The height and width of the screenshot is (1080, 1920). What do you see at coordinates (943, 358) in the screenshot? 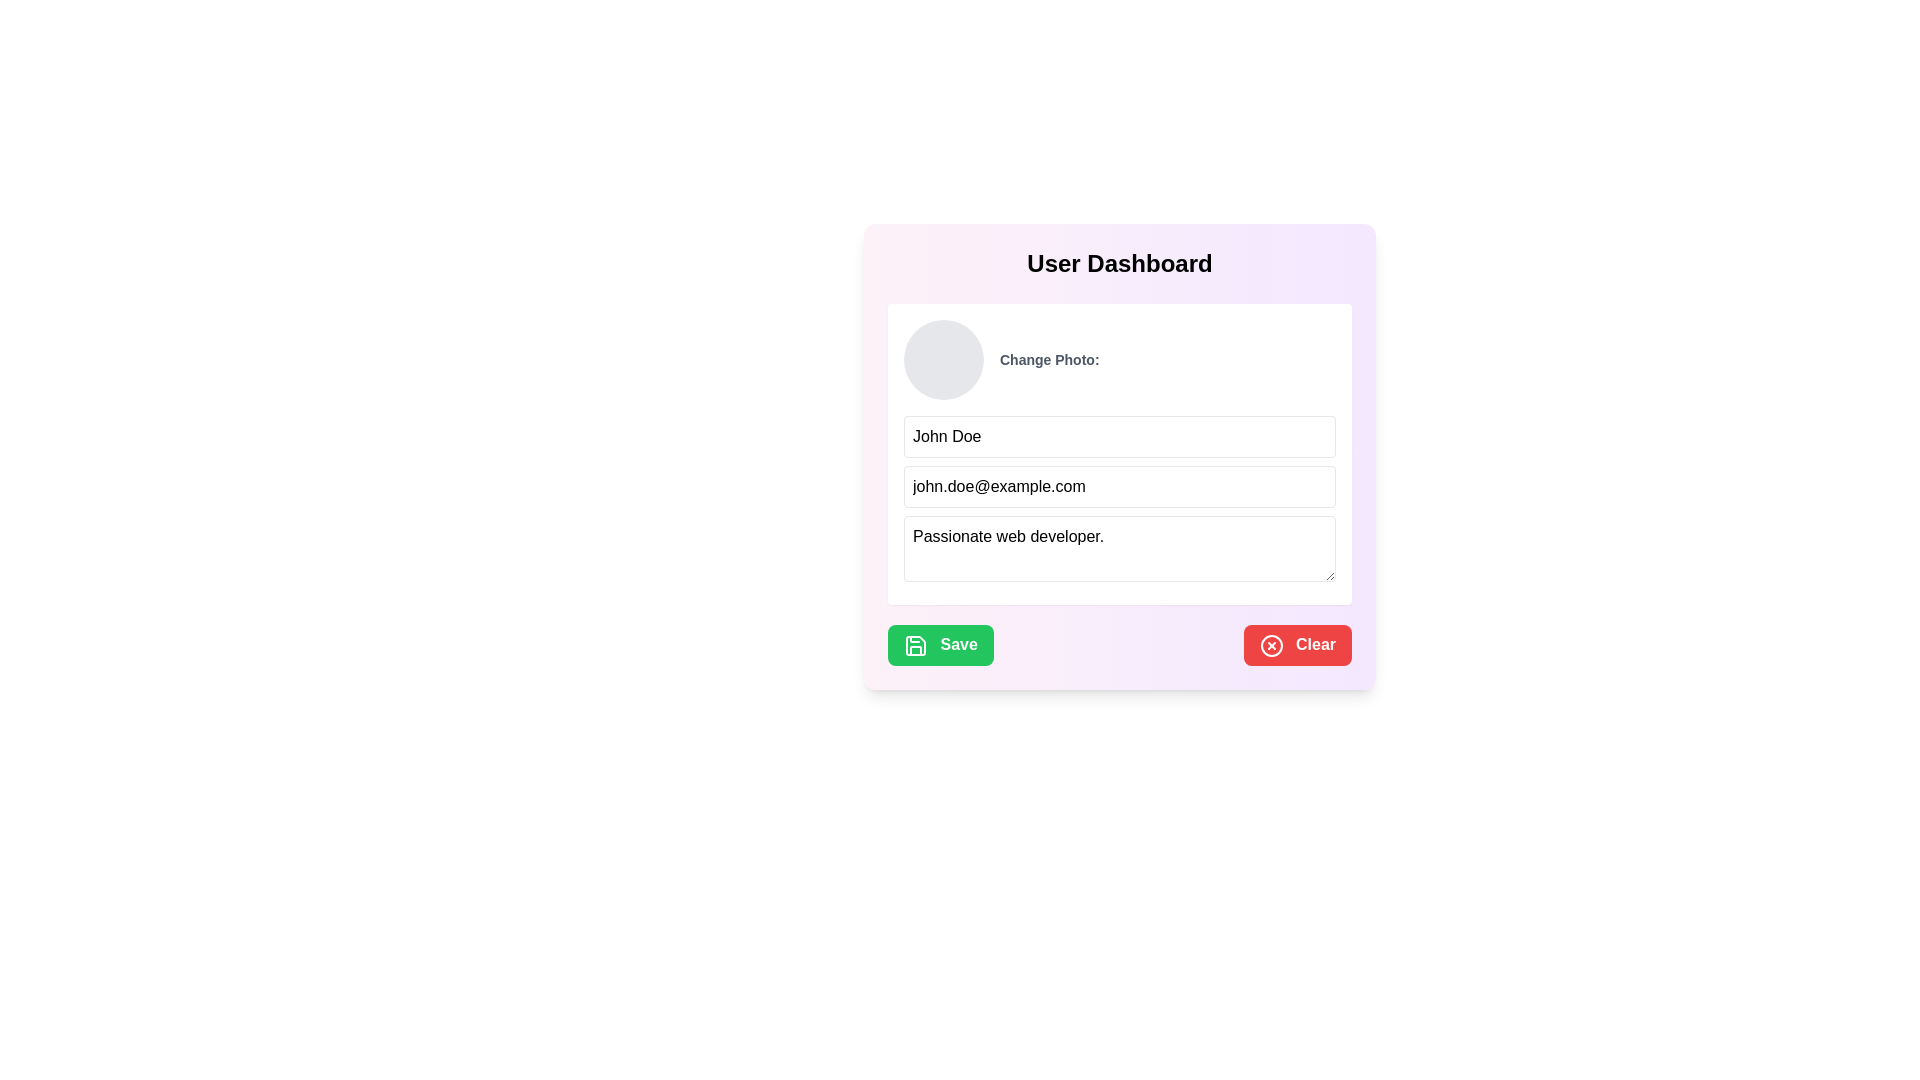
I see `the circular photo placeholder element with a gray background from its current position` at bounding box center [943, 358].